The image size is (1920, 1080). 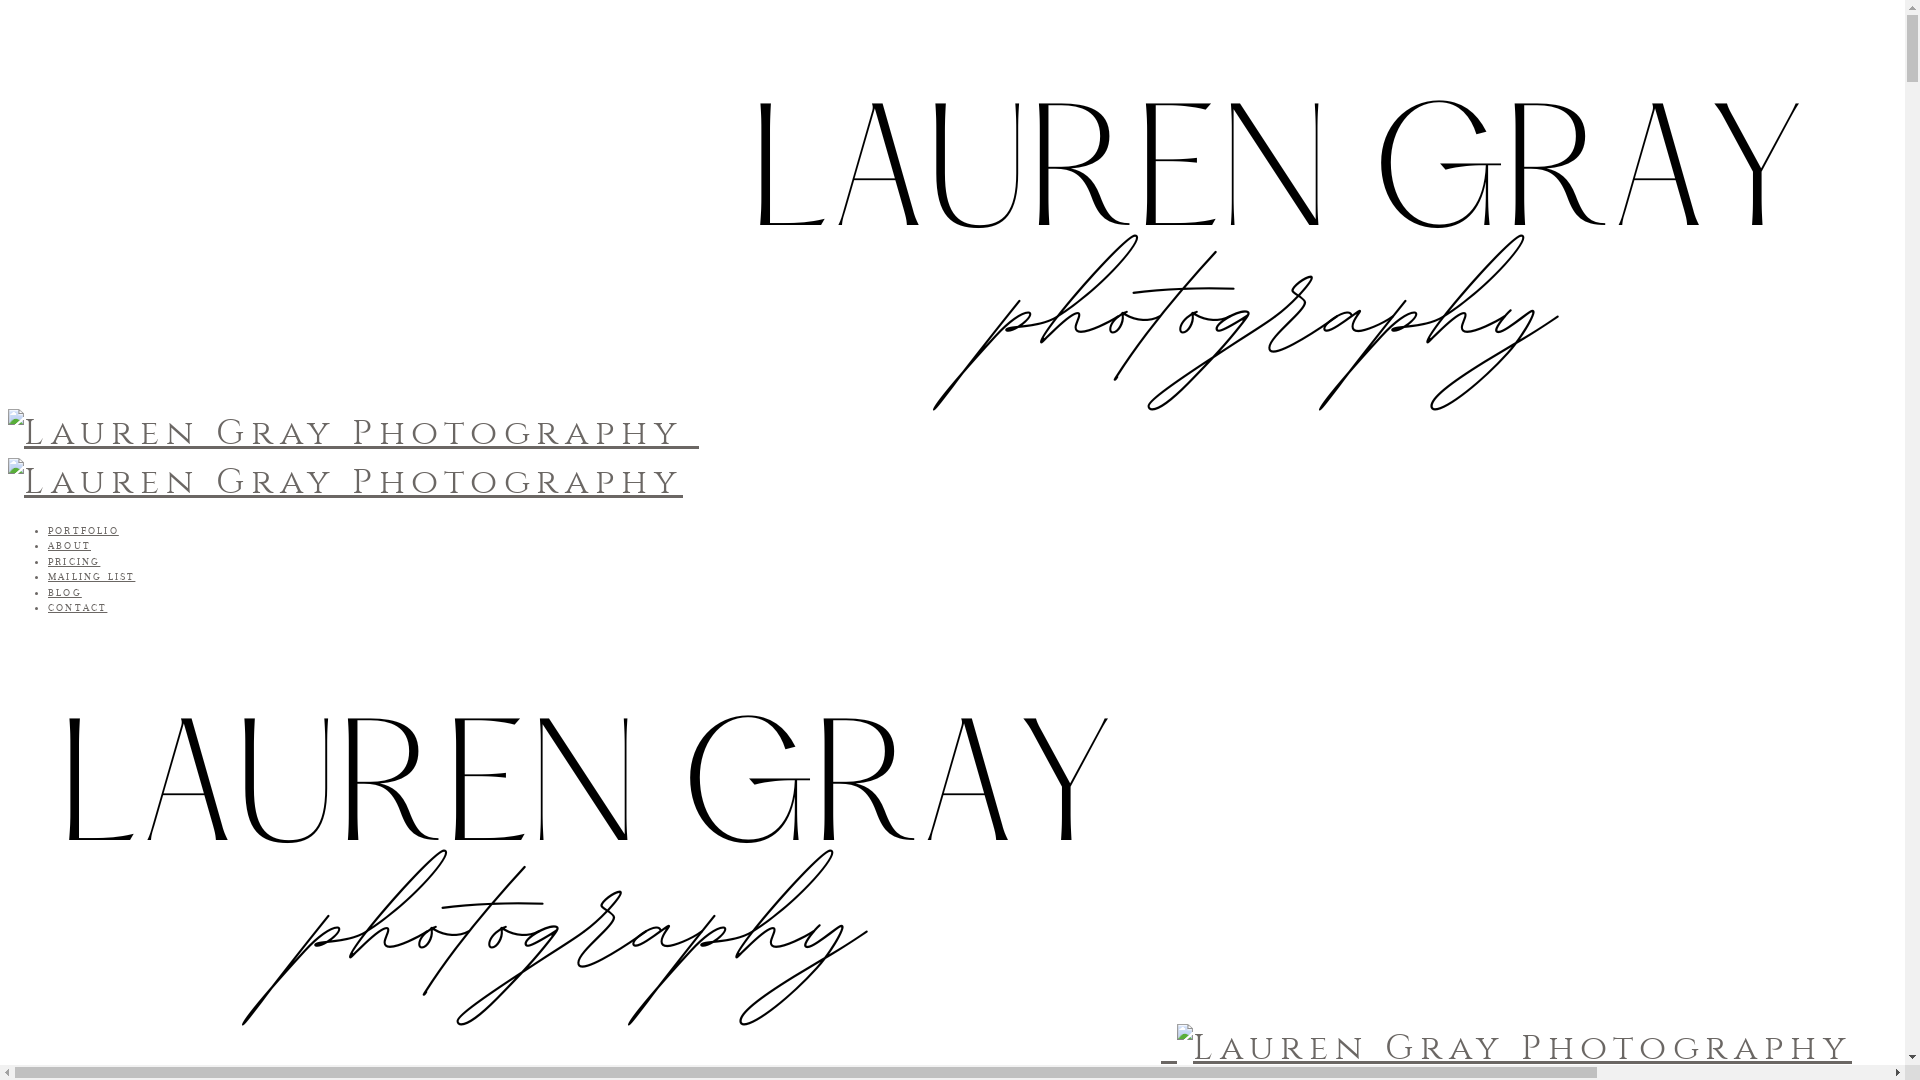 What do you see at coordinates (82, 529) in the screenshot?
I see `'PORTFOLIO'` at bounding box center [82, 529].